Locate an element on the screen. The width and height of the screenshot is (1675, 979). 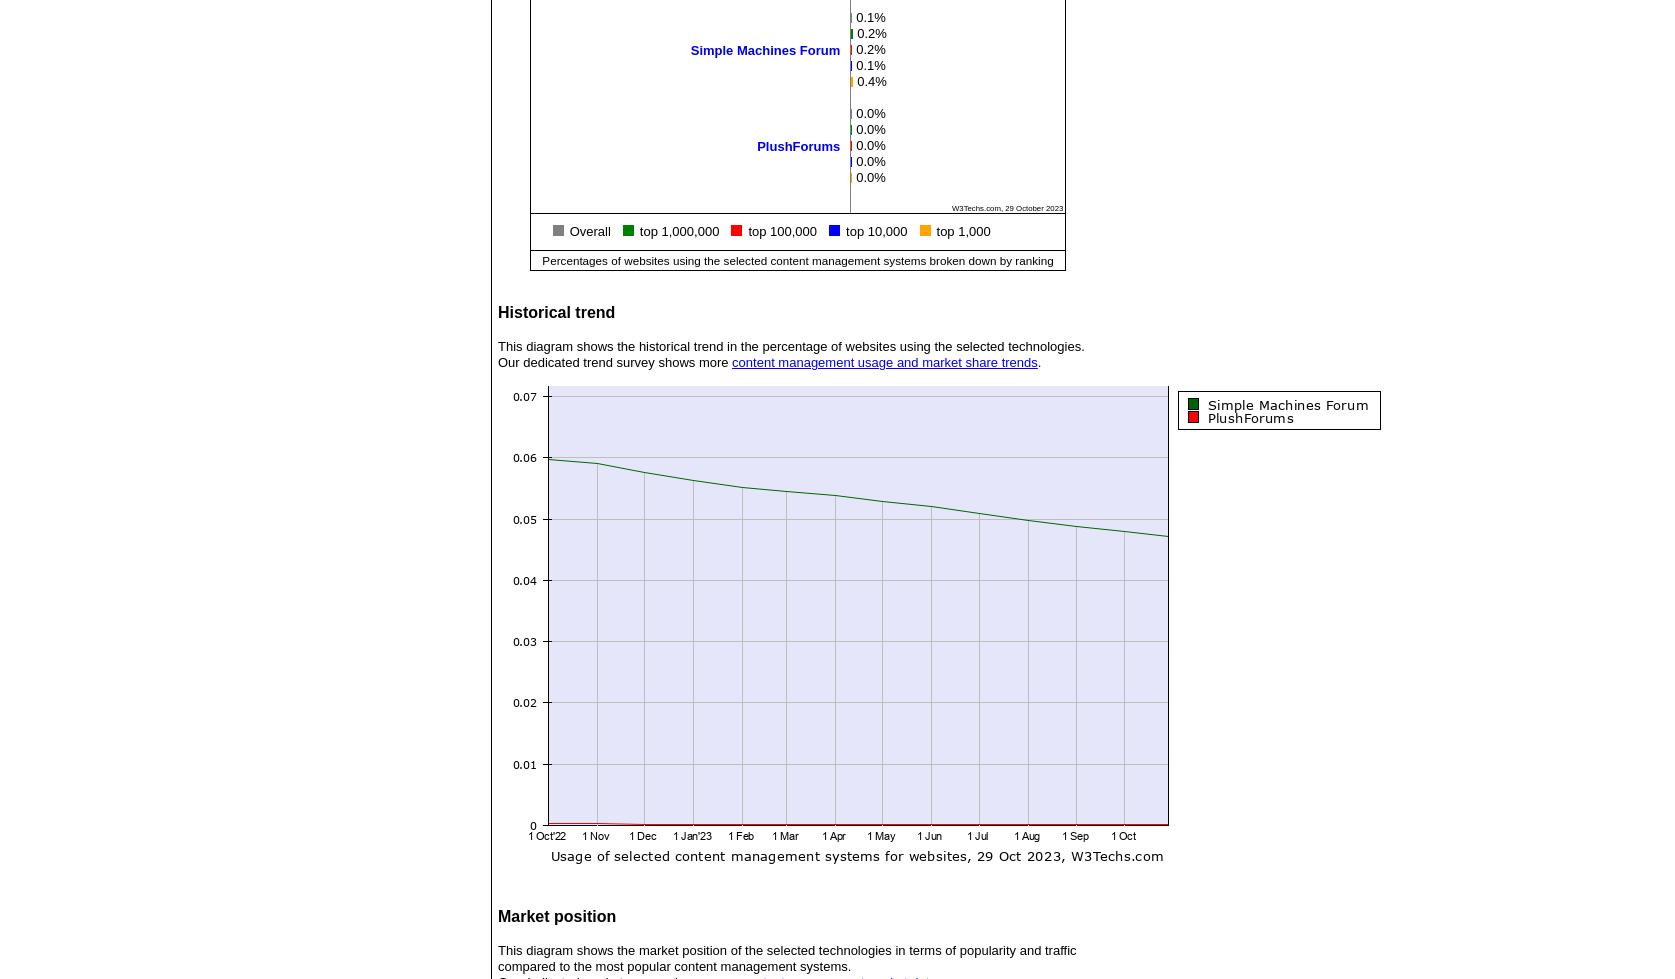
'top 100,000' is located at coordinates (748, 231).